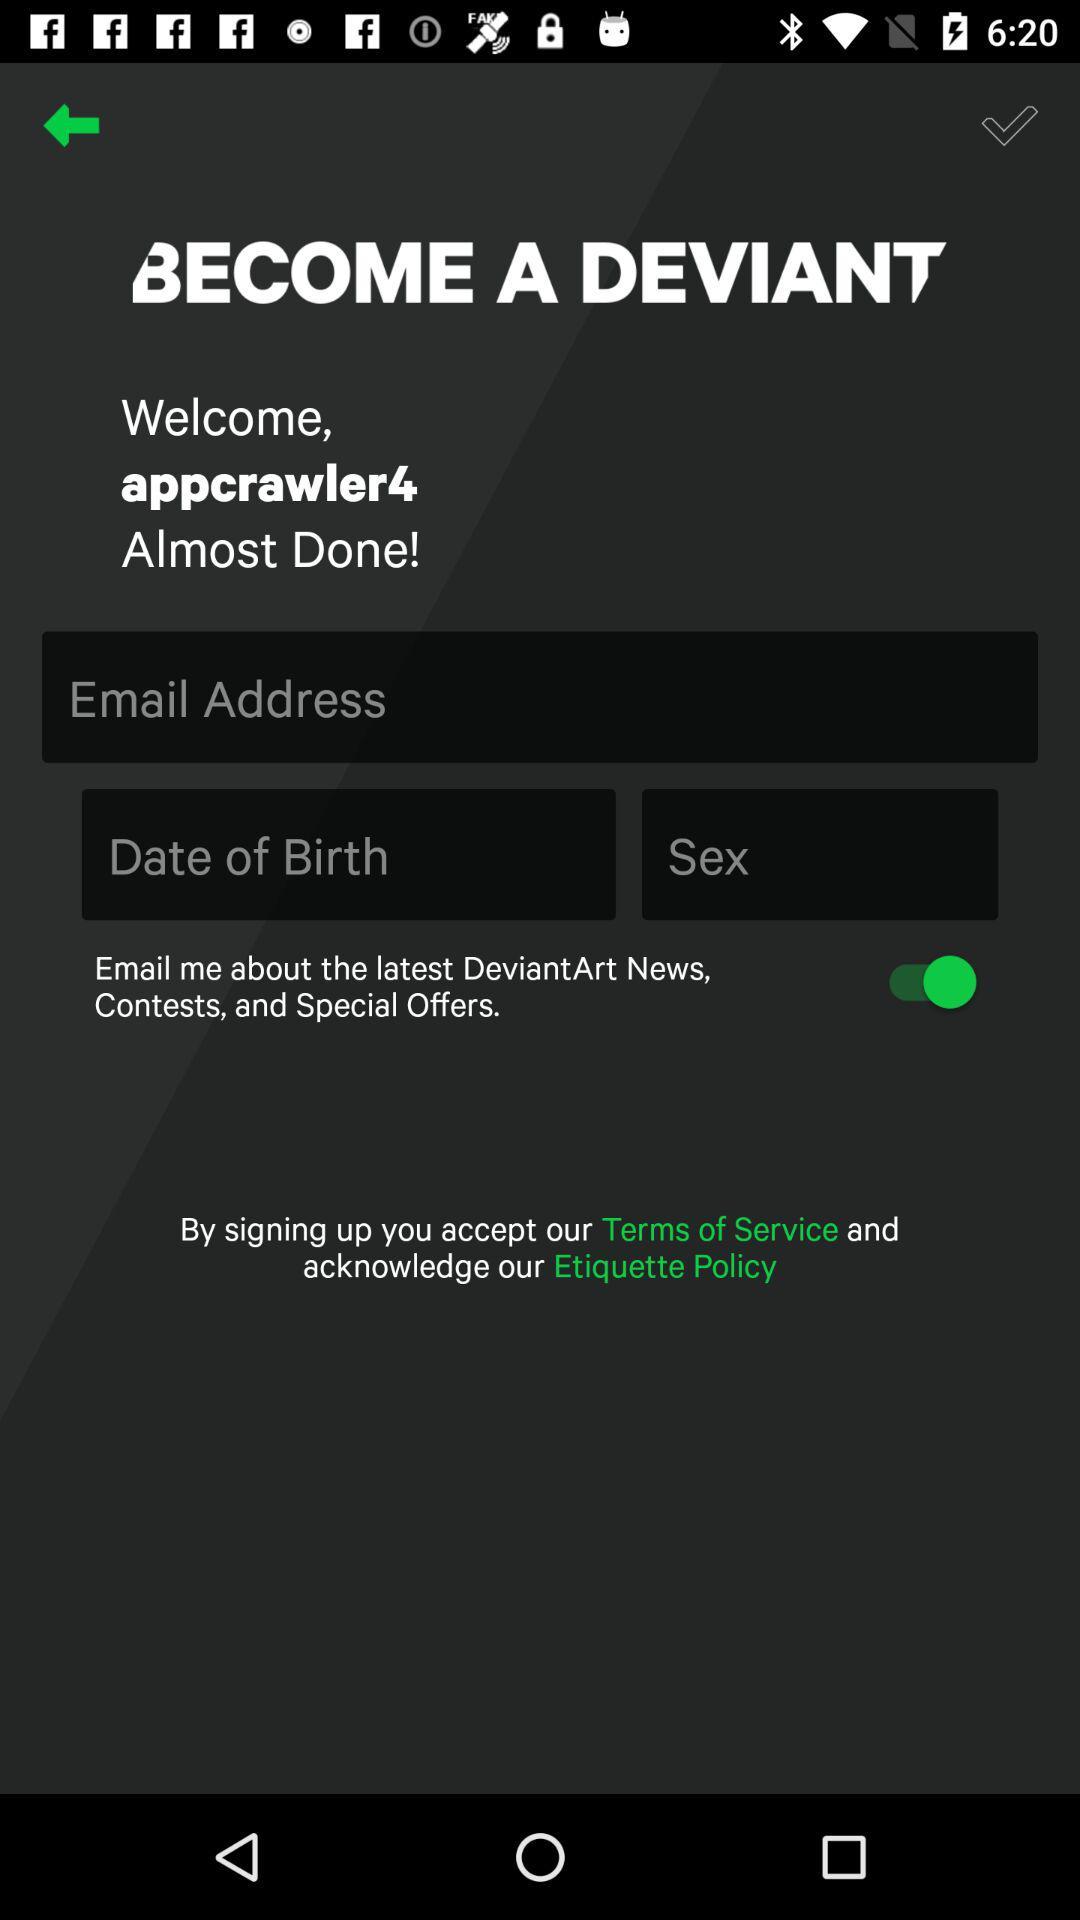 The width and height of the screenshot is (1080, 1920). What do you see at coordinates (540, 1245) in the screenshot?
I see `item below email me about` at bounding box center [540, 1245].